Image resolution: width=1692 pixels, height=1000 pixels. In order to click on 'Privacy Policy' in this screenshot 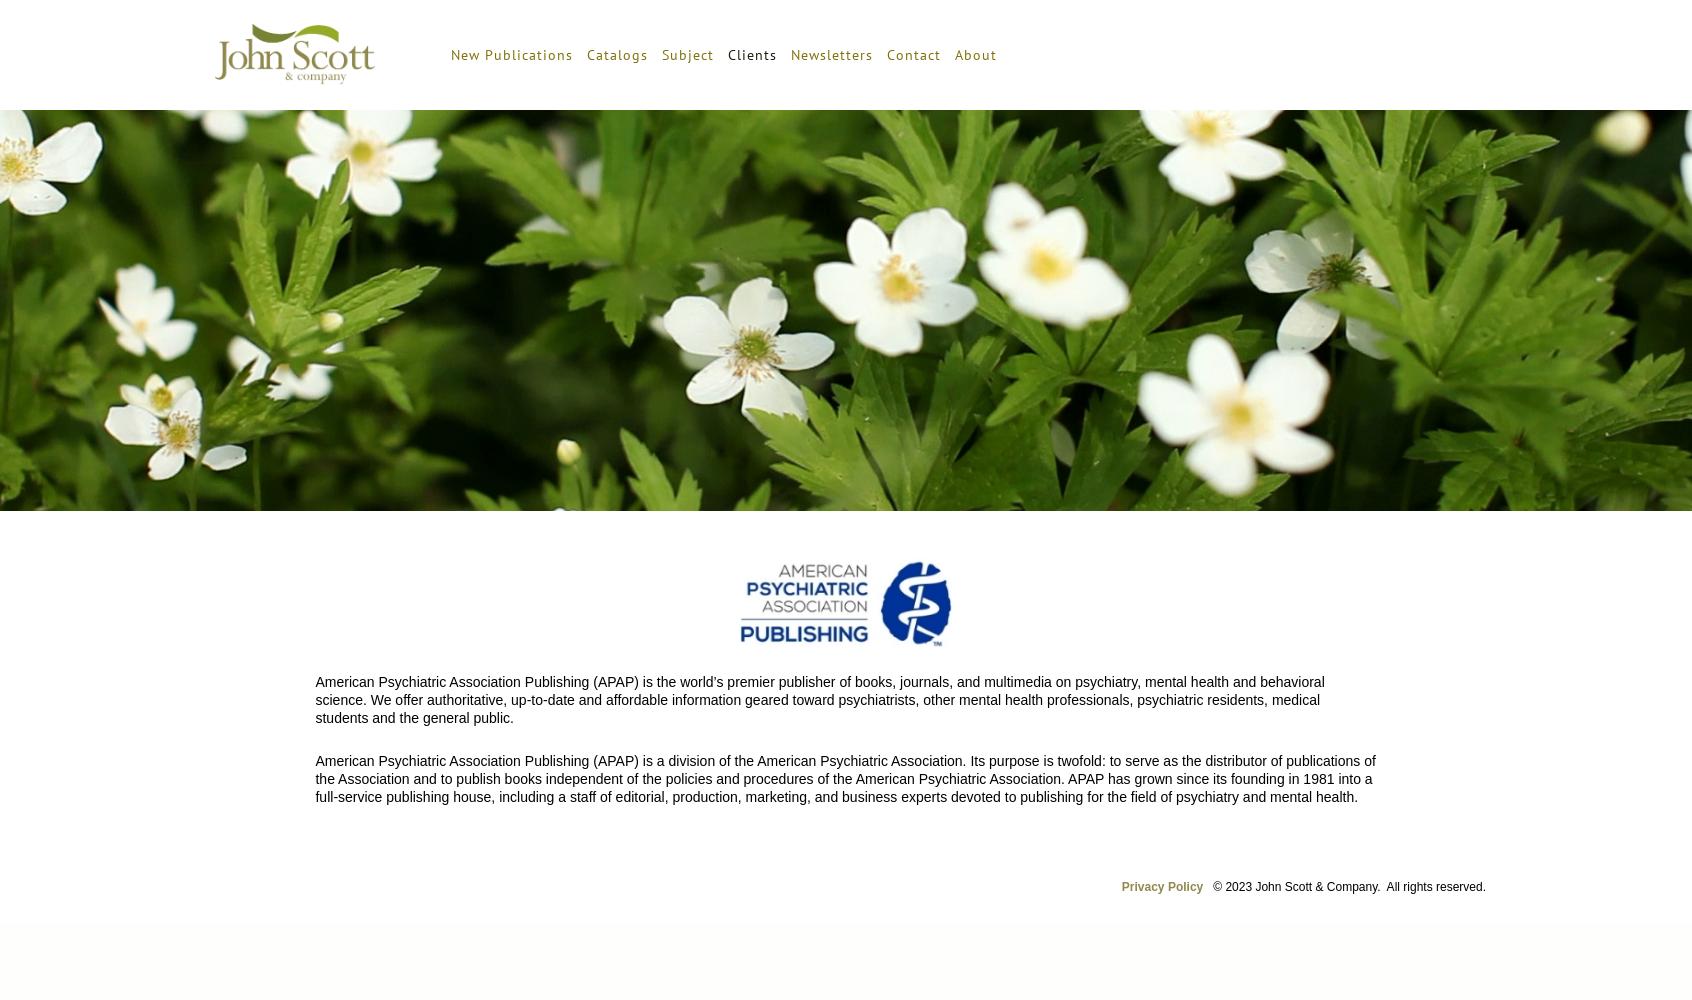, I will do `click(1161, 887)`.